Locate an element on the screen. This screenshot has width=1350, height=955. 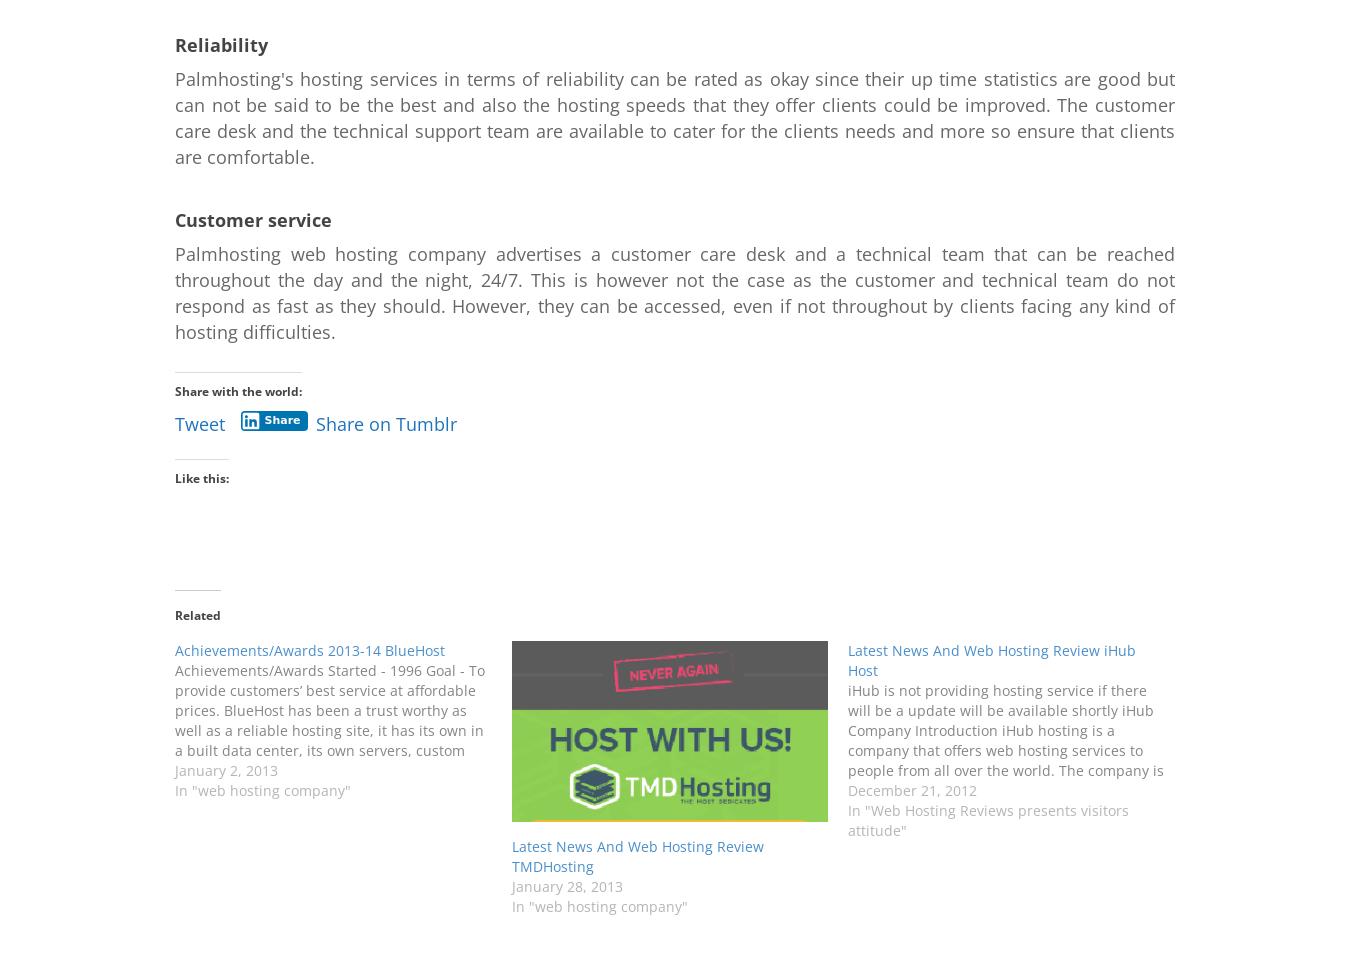
'Related' is located at coordinates (174, 614).